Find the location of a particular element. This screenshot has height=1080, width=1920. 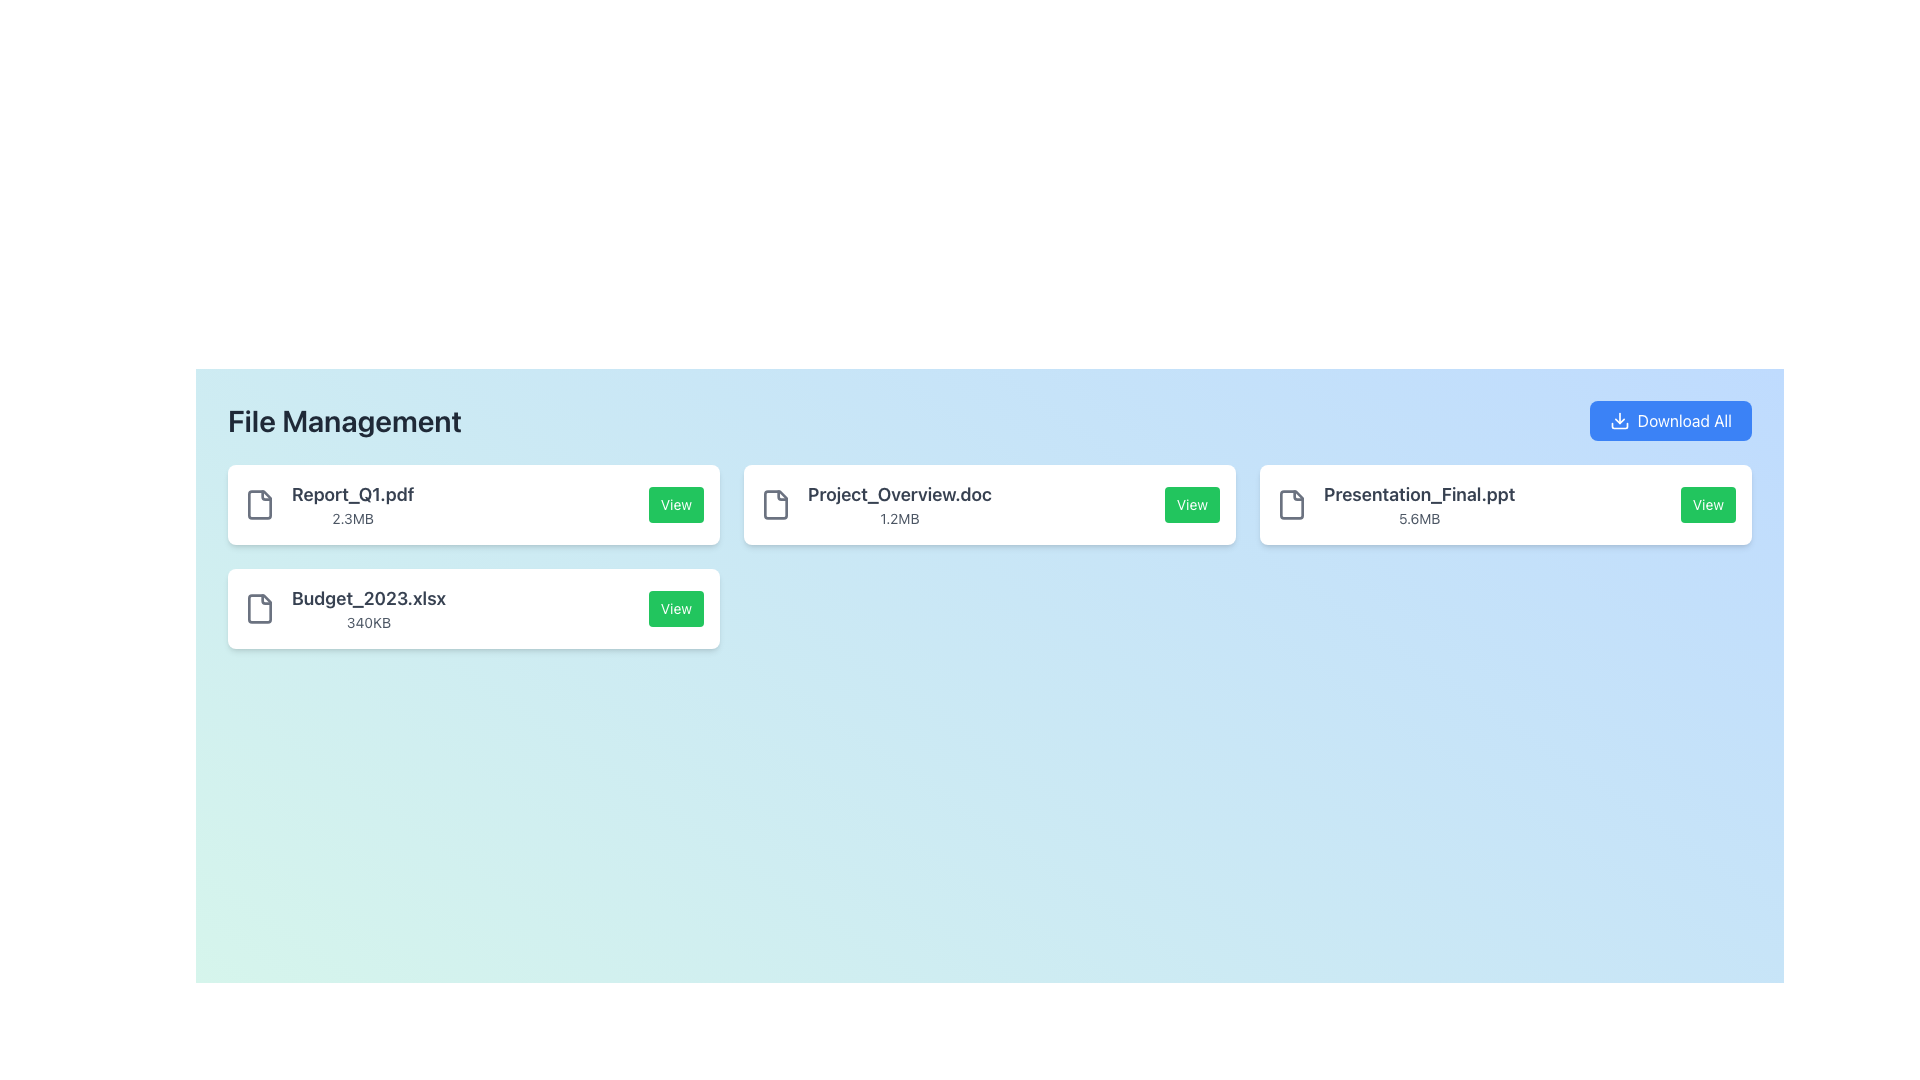

the icon representing the file 'Budget_2023.xlsx' for selection is located at coordinates (258, 608).